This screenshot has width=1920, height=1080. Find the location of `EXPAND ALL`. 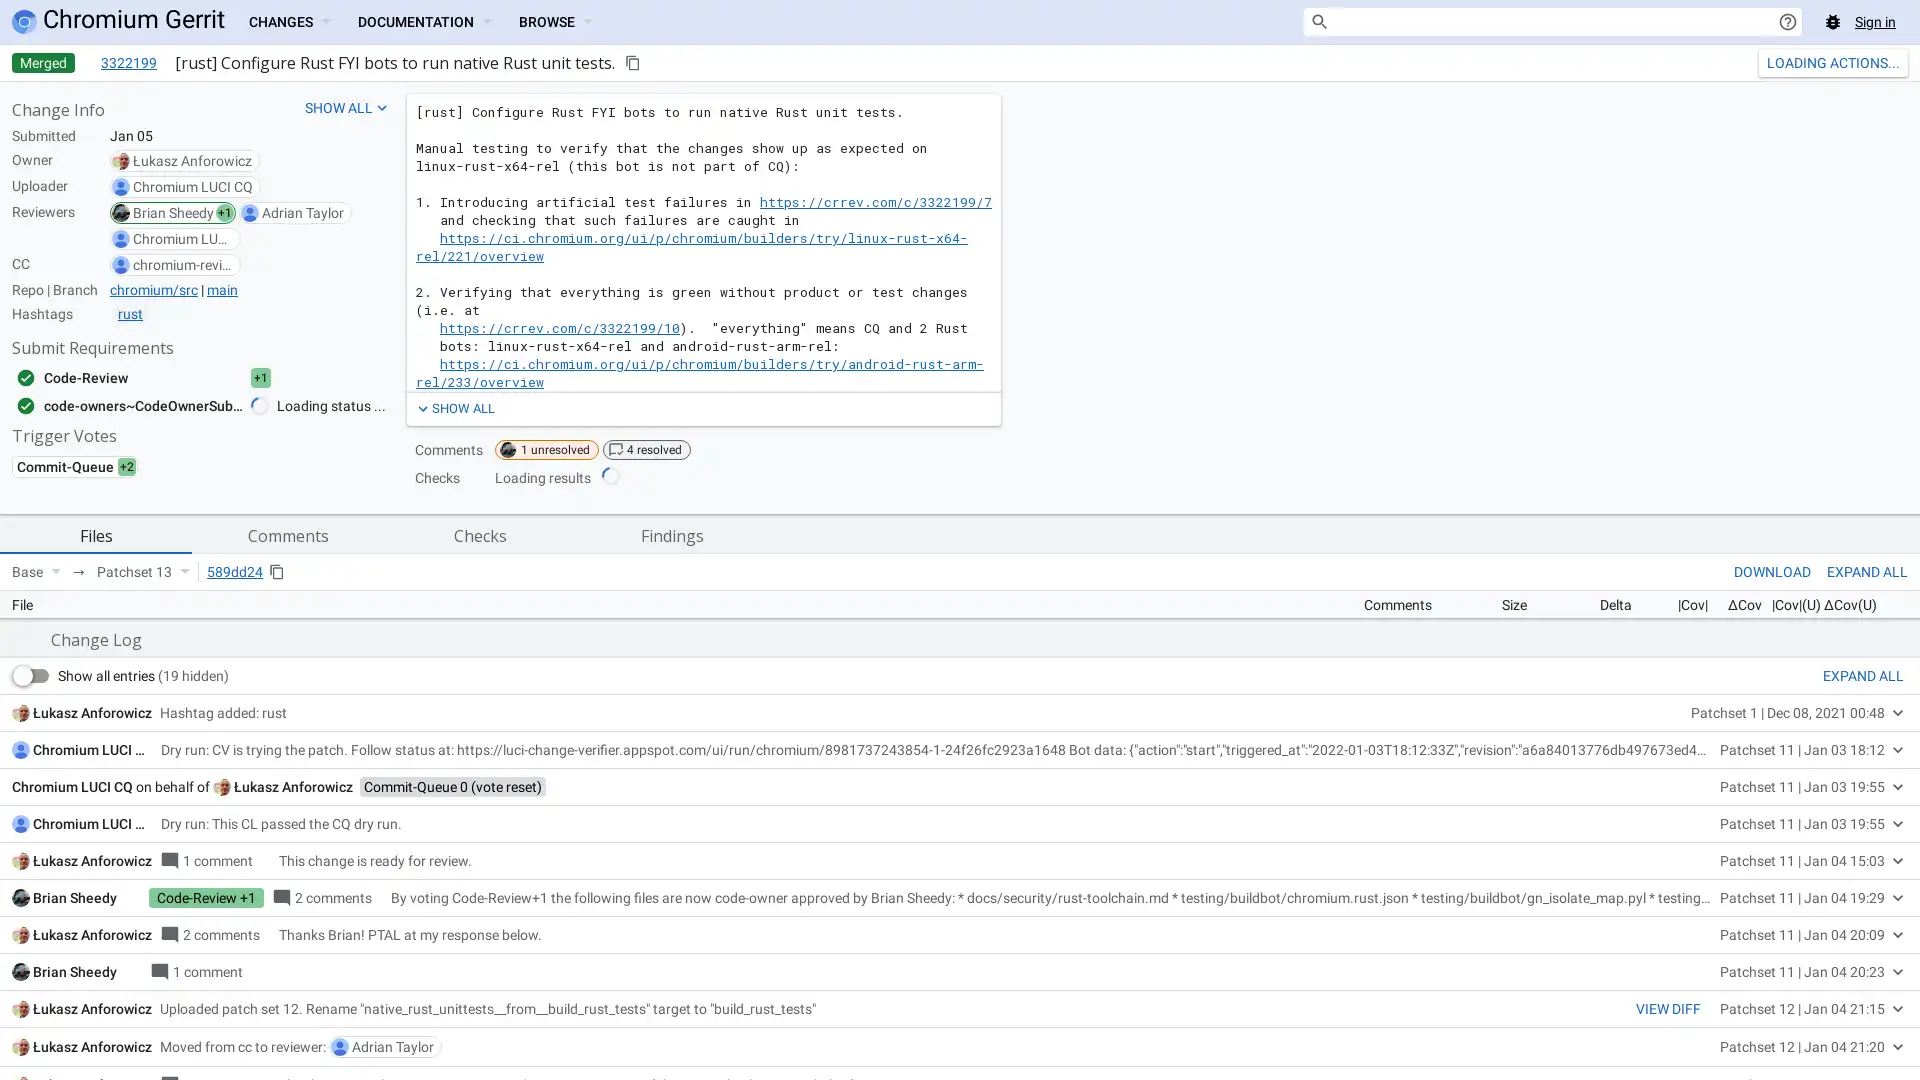

EXPAND ALL is located at coordinates (1866, 571).